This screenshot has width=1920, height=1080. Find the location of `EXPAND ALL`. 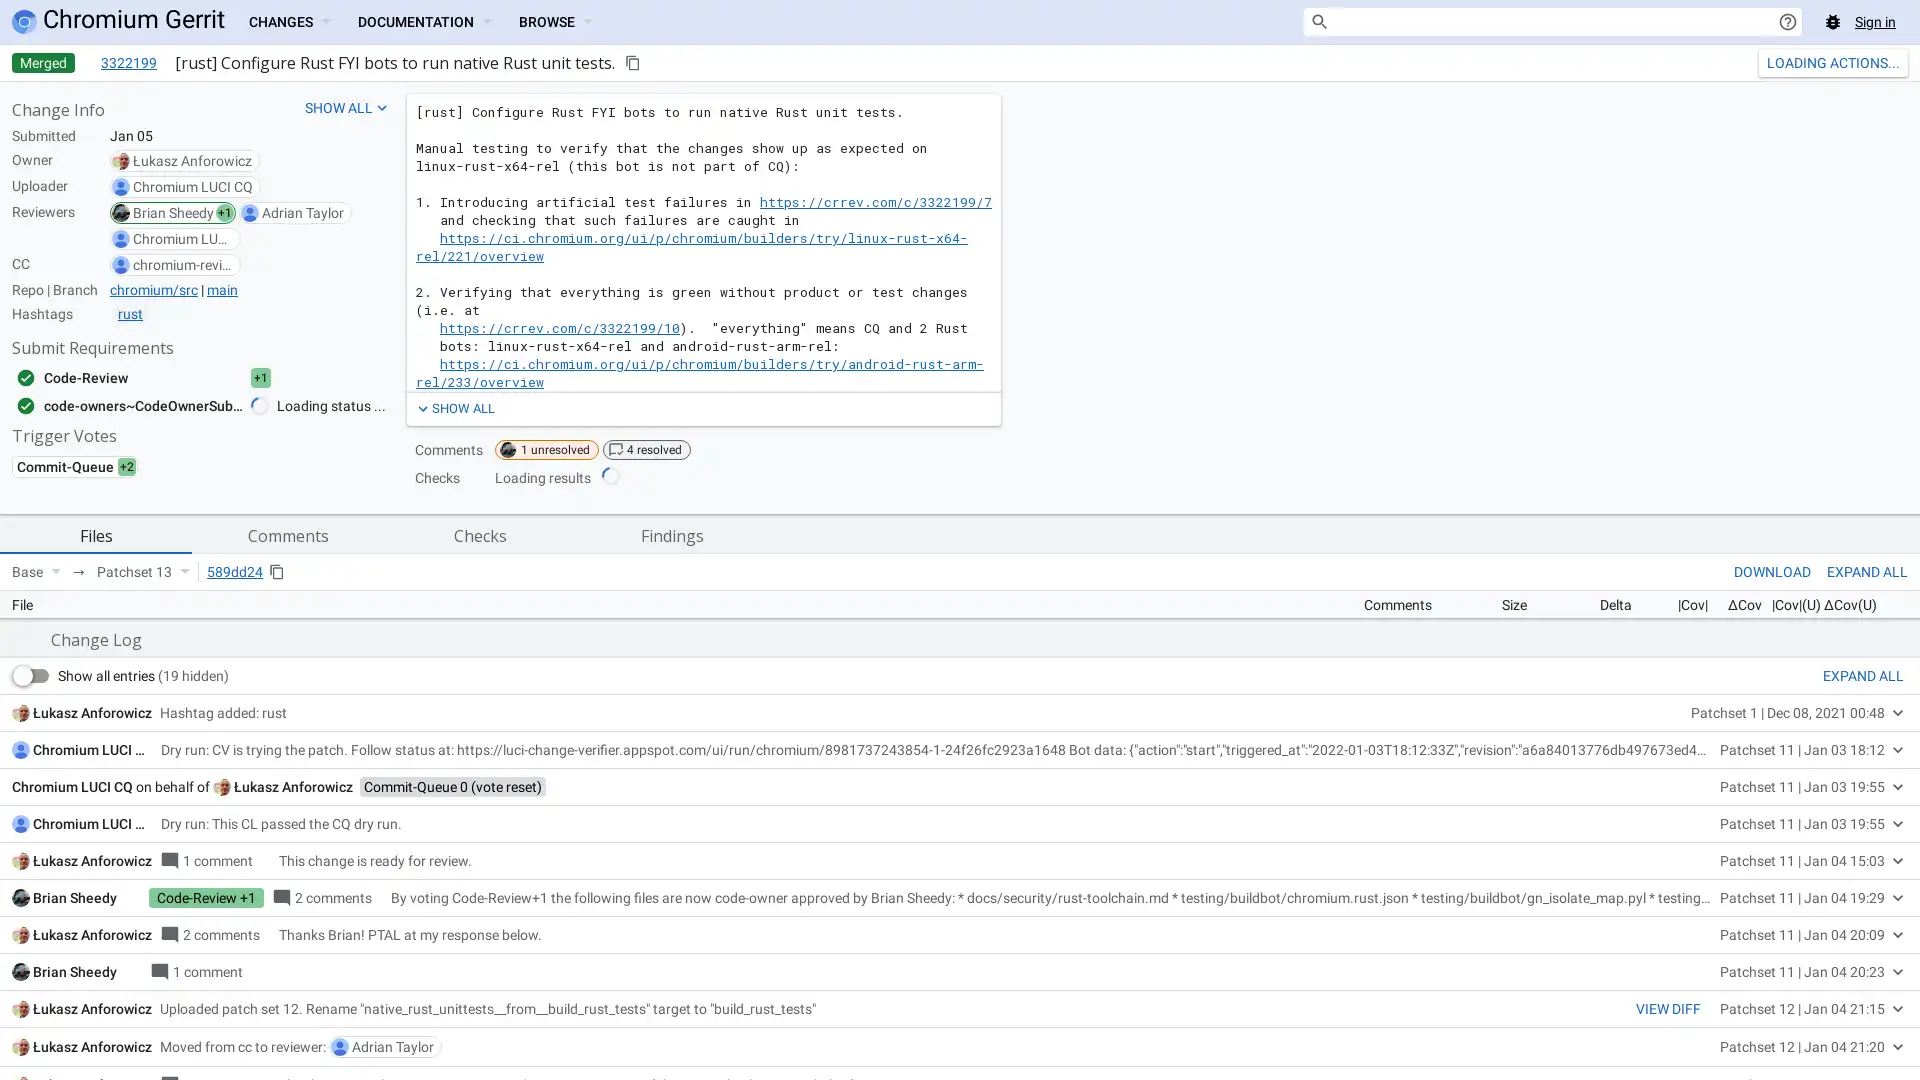

EXPAND ALL is located at coordinates (1866, 571).